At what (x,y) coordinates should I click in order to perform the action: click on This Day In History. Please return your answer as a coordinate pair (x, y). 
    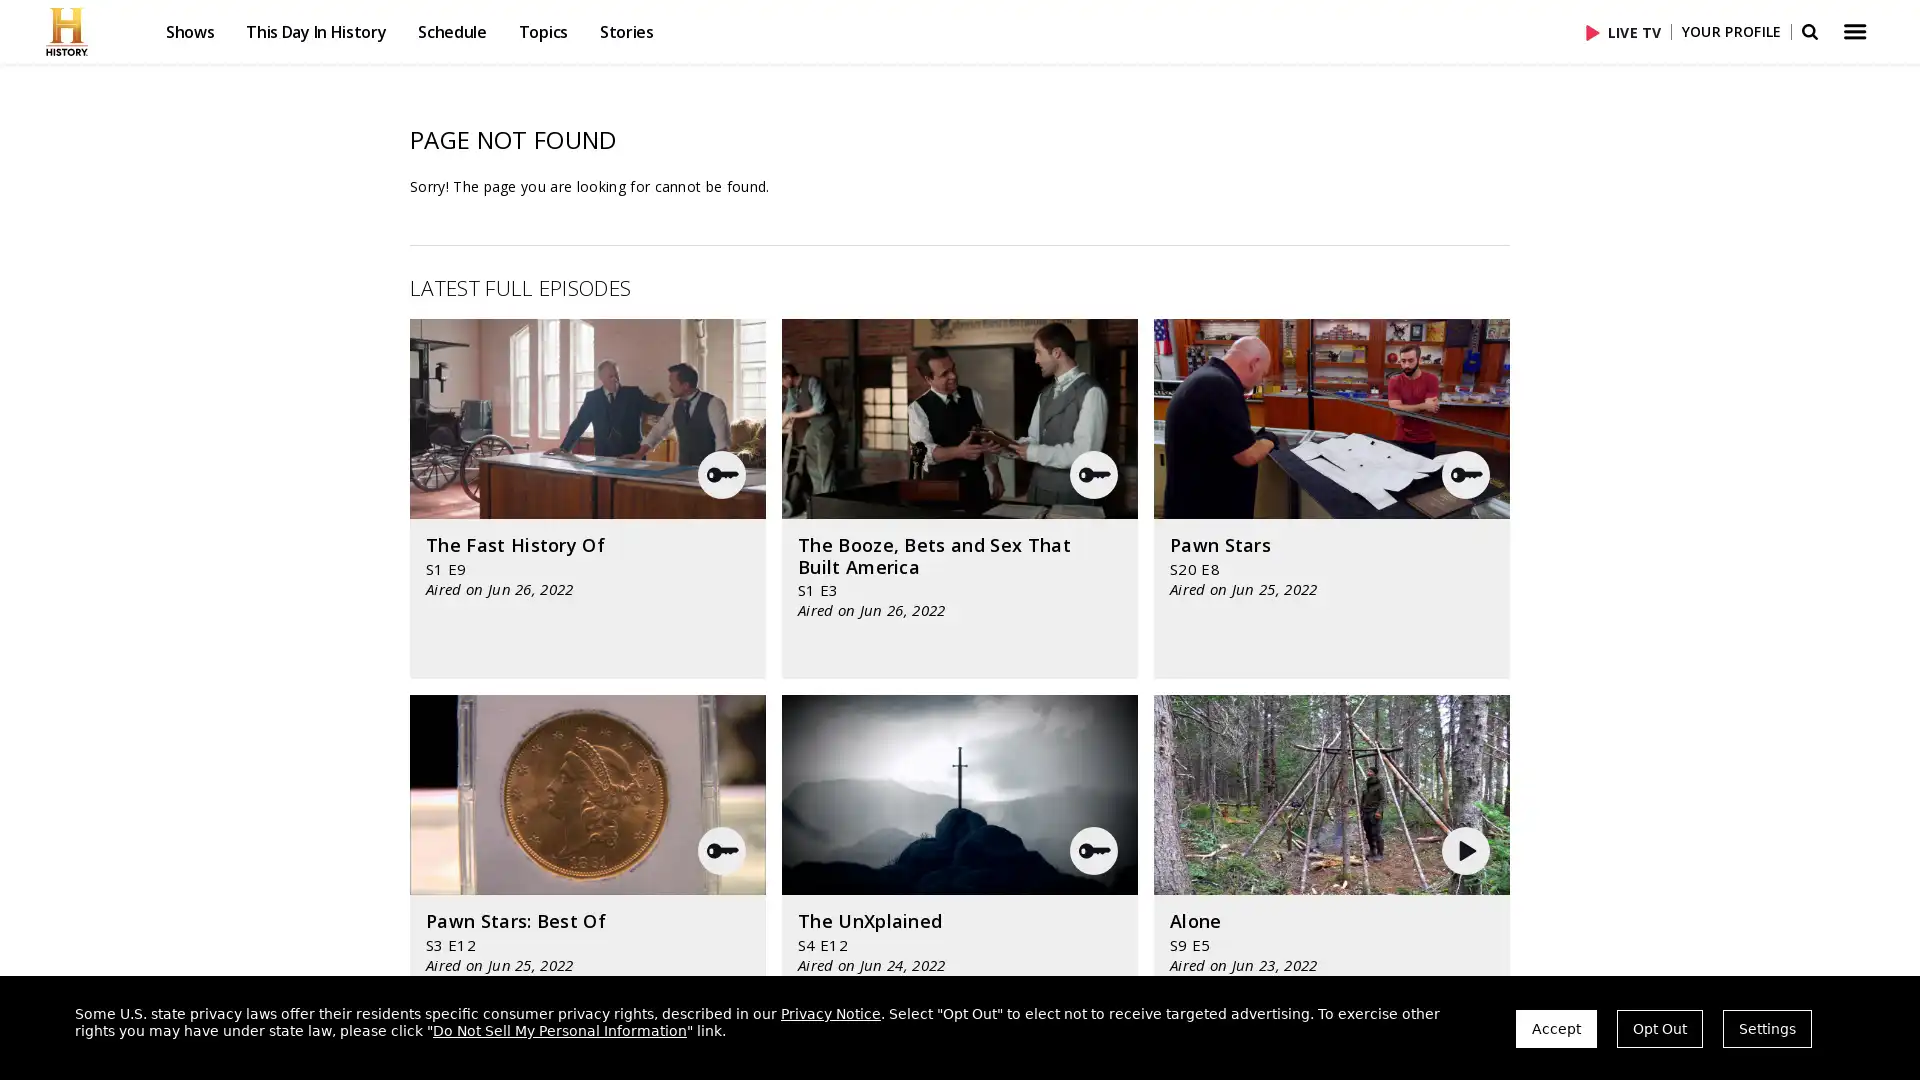
    Looking at the image, I should click on (315, 31).